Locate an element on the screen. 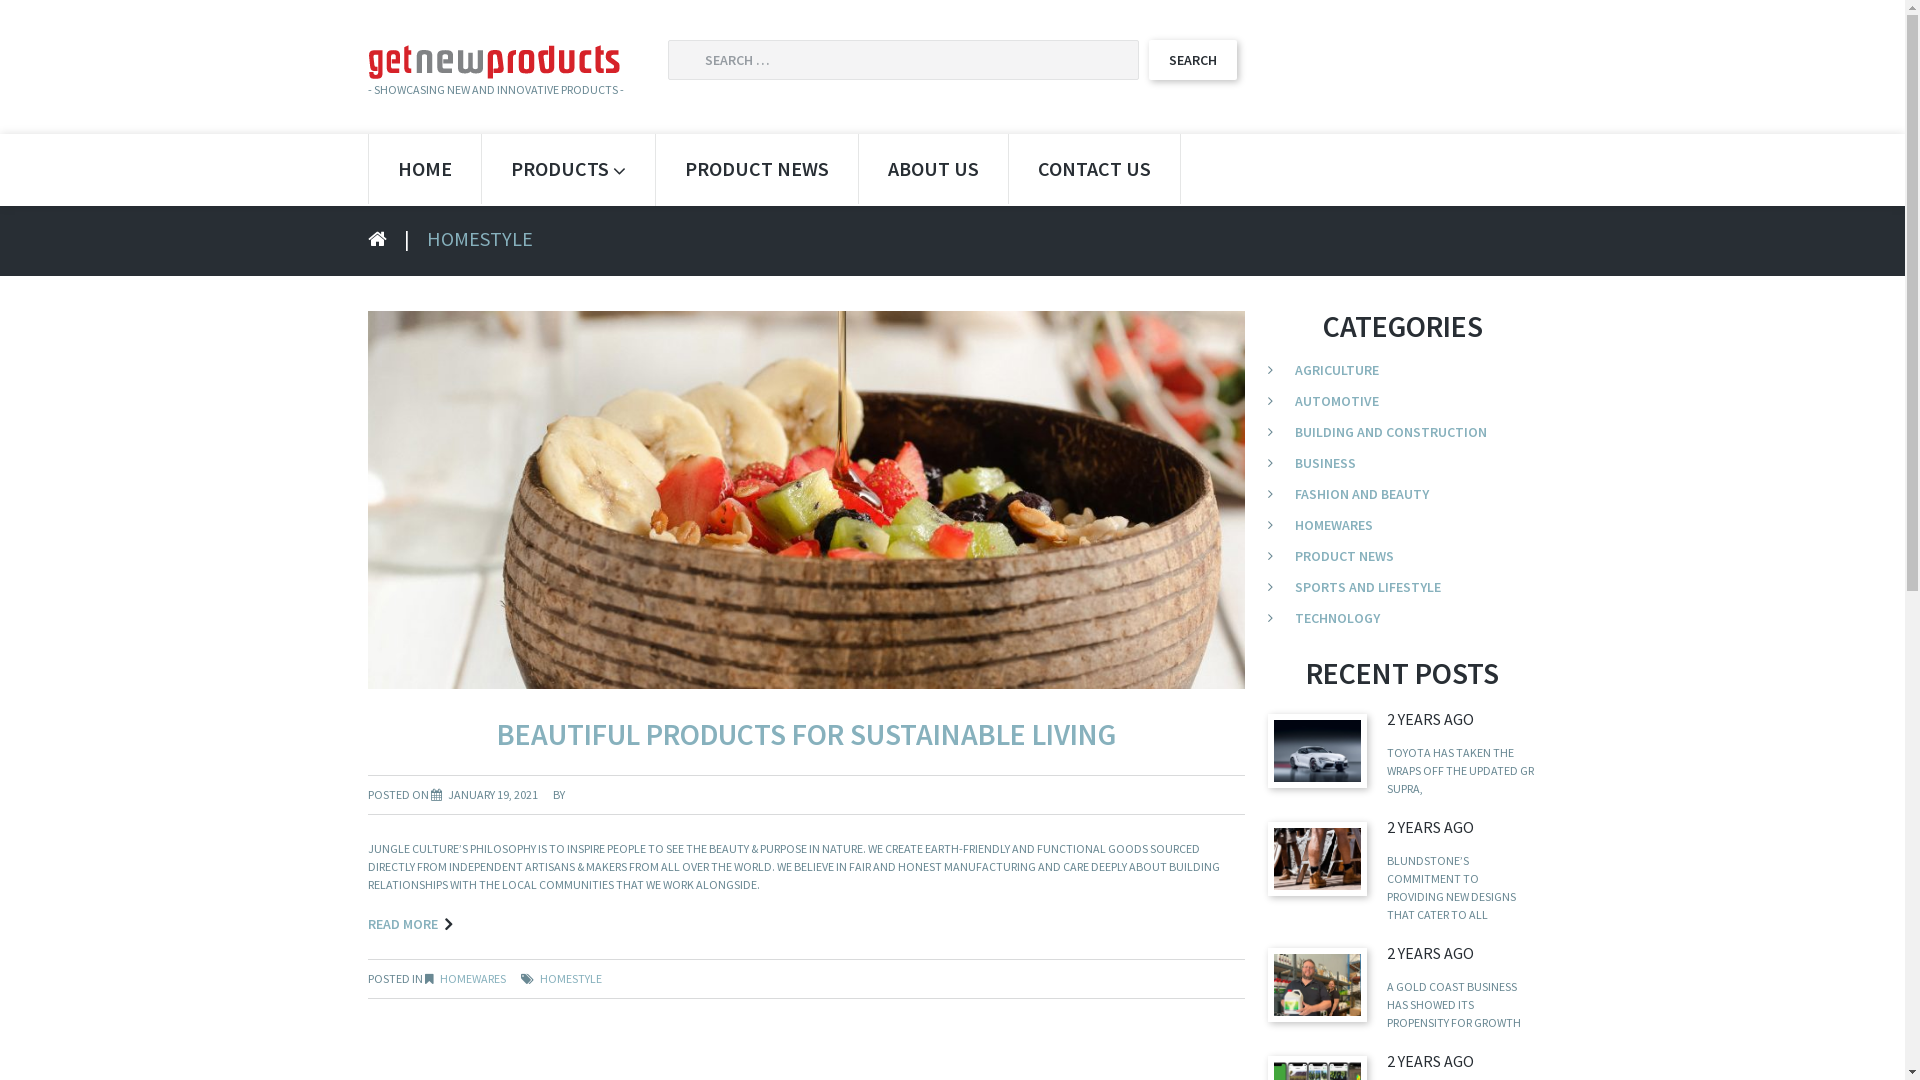 This screenshot has height=1080, width=1920. 'CONTACT US' is located at coordinates (1092, 168).